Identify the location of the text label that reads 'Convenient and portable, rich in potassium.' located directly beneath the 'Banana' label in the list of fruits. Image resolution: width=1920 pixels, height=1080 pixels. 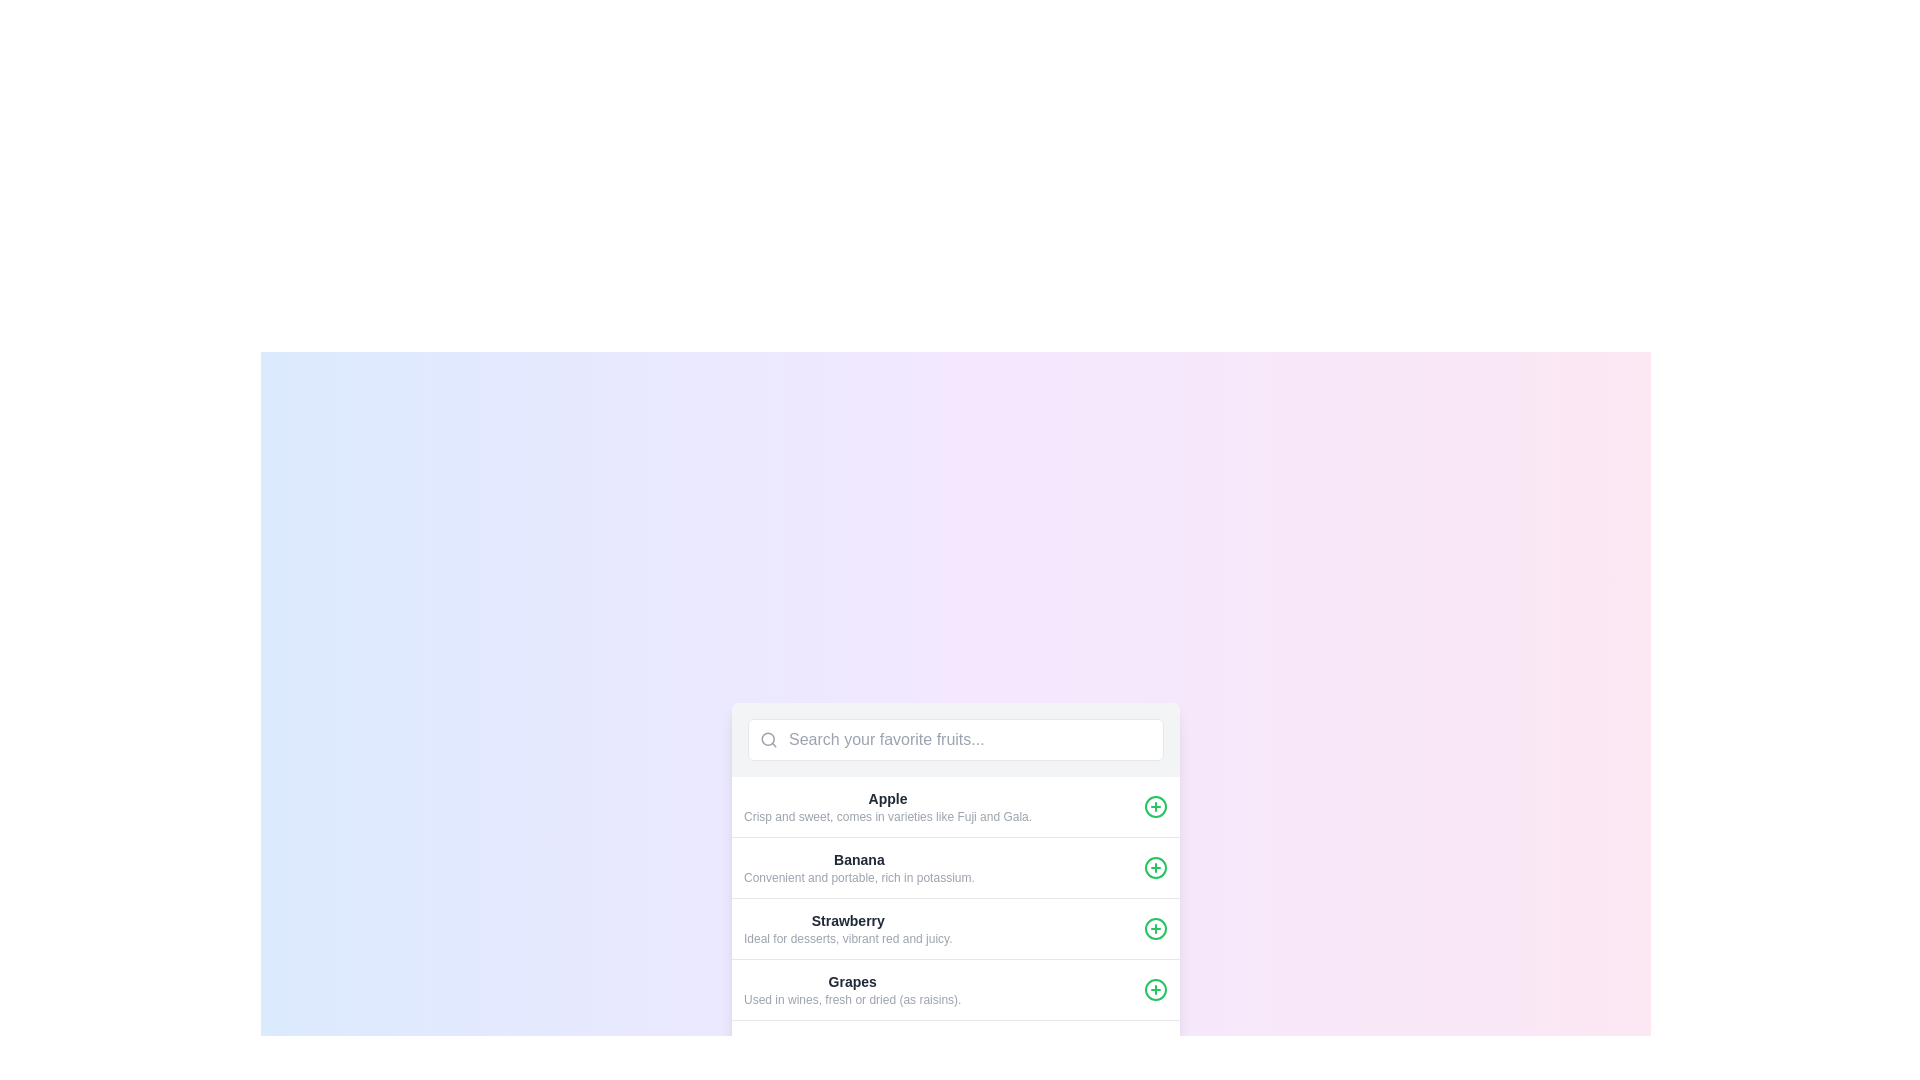
(859, 877).